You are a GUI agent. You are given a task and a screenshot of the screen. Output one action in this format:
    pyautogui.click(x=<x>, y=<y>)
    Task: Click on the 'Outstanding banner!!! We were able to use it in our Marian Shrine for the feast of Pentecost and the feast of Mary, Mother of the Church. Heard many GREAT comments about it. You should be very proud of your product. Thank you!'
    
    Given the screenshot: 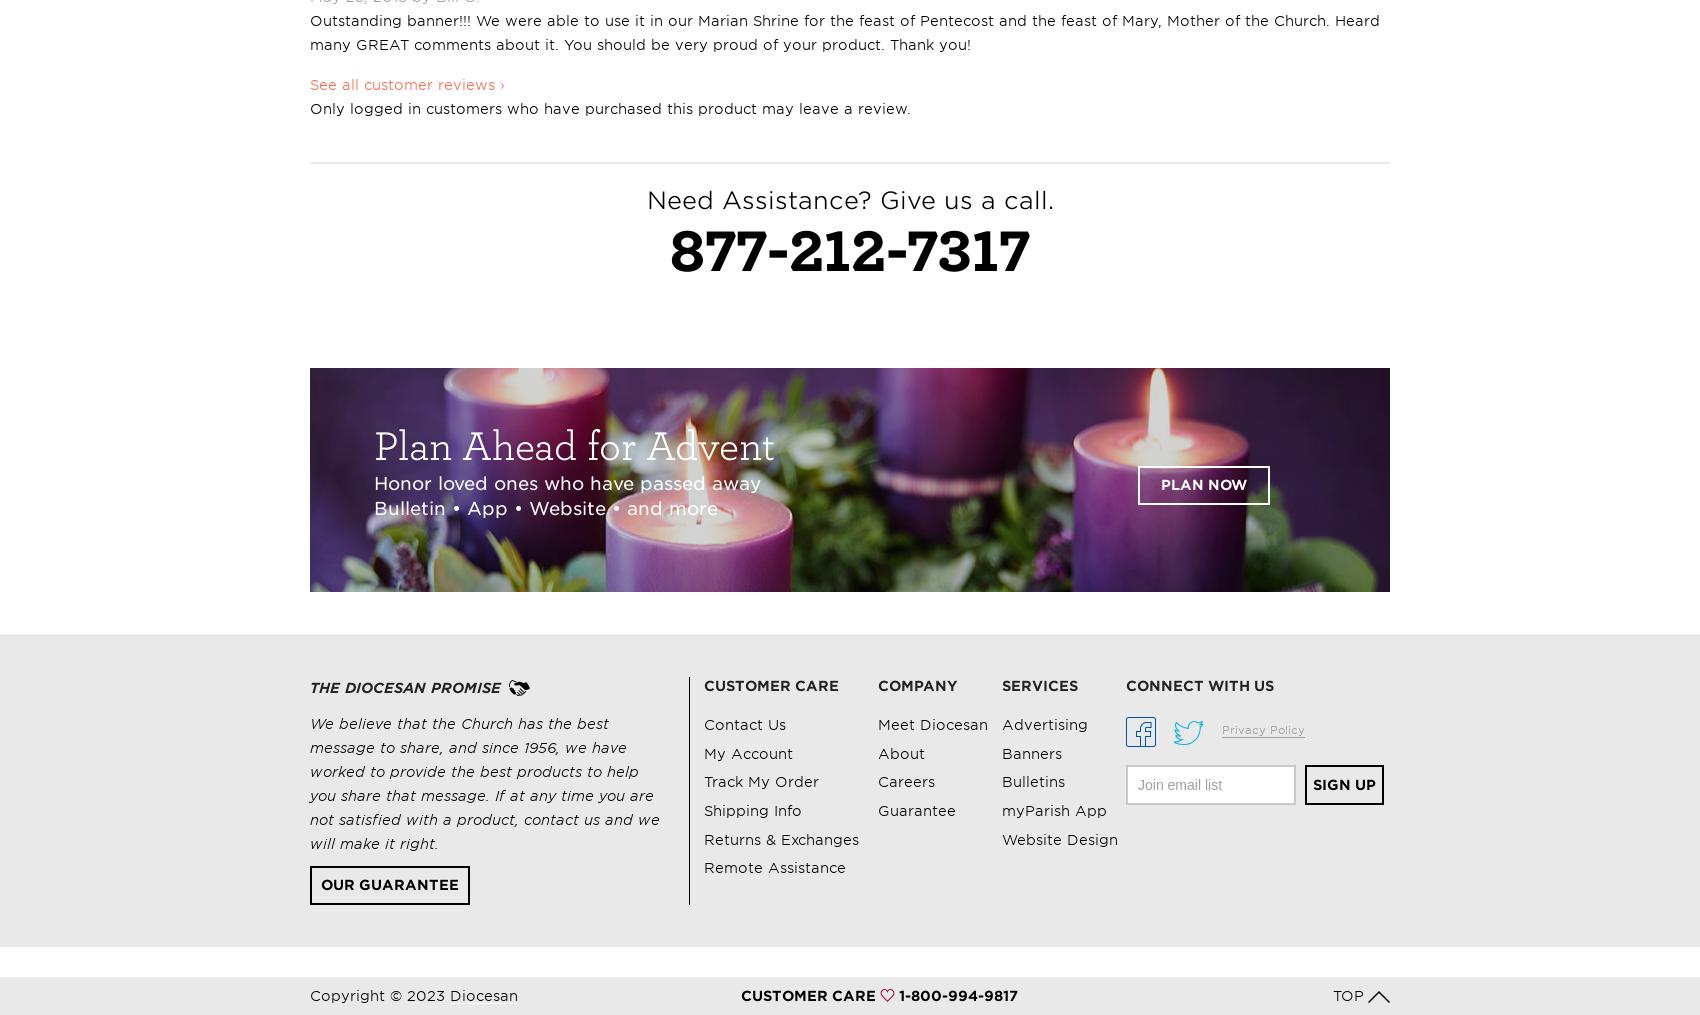 What is the action you would take?
    pyautogui.click(x=310, y=31)
    